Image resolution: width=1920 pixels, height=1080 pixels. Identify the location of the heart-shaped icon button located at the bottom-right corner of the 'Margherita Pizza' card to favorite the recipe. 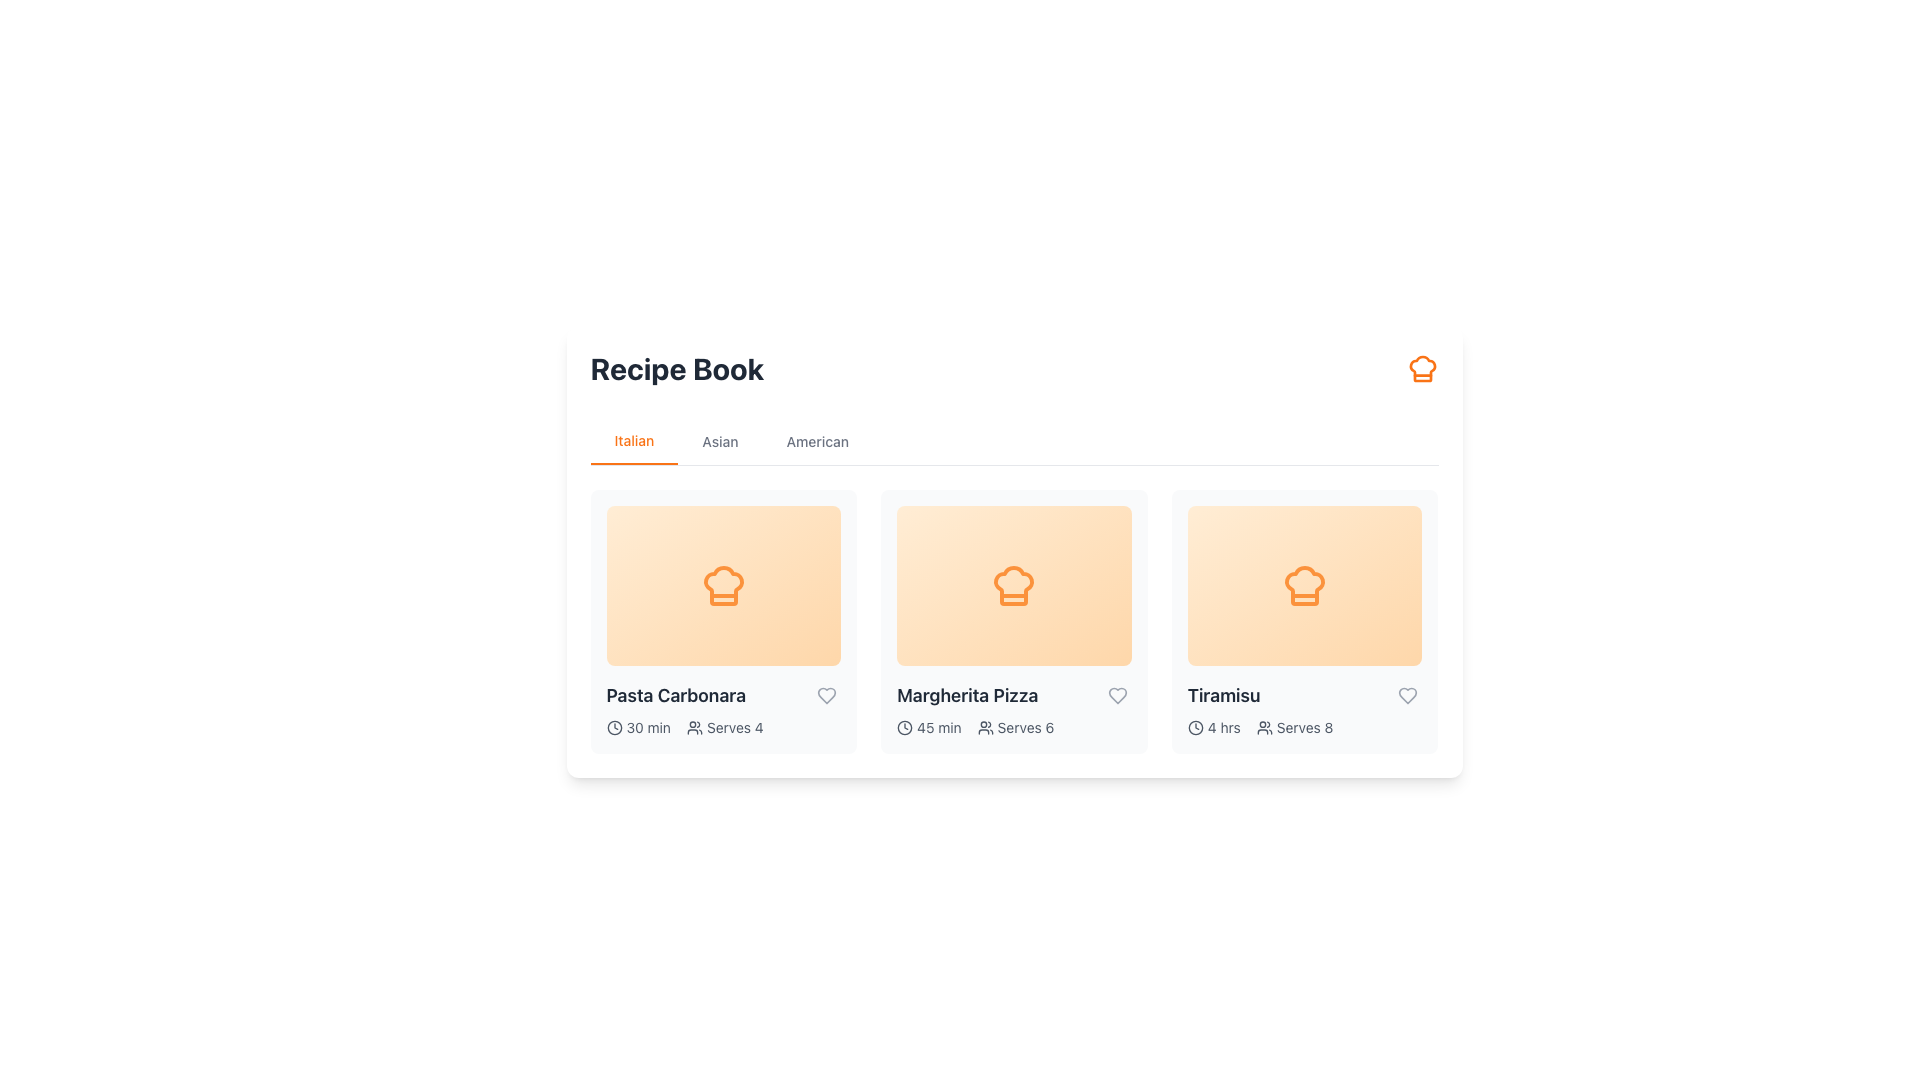
(1116, 694).